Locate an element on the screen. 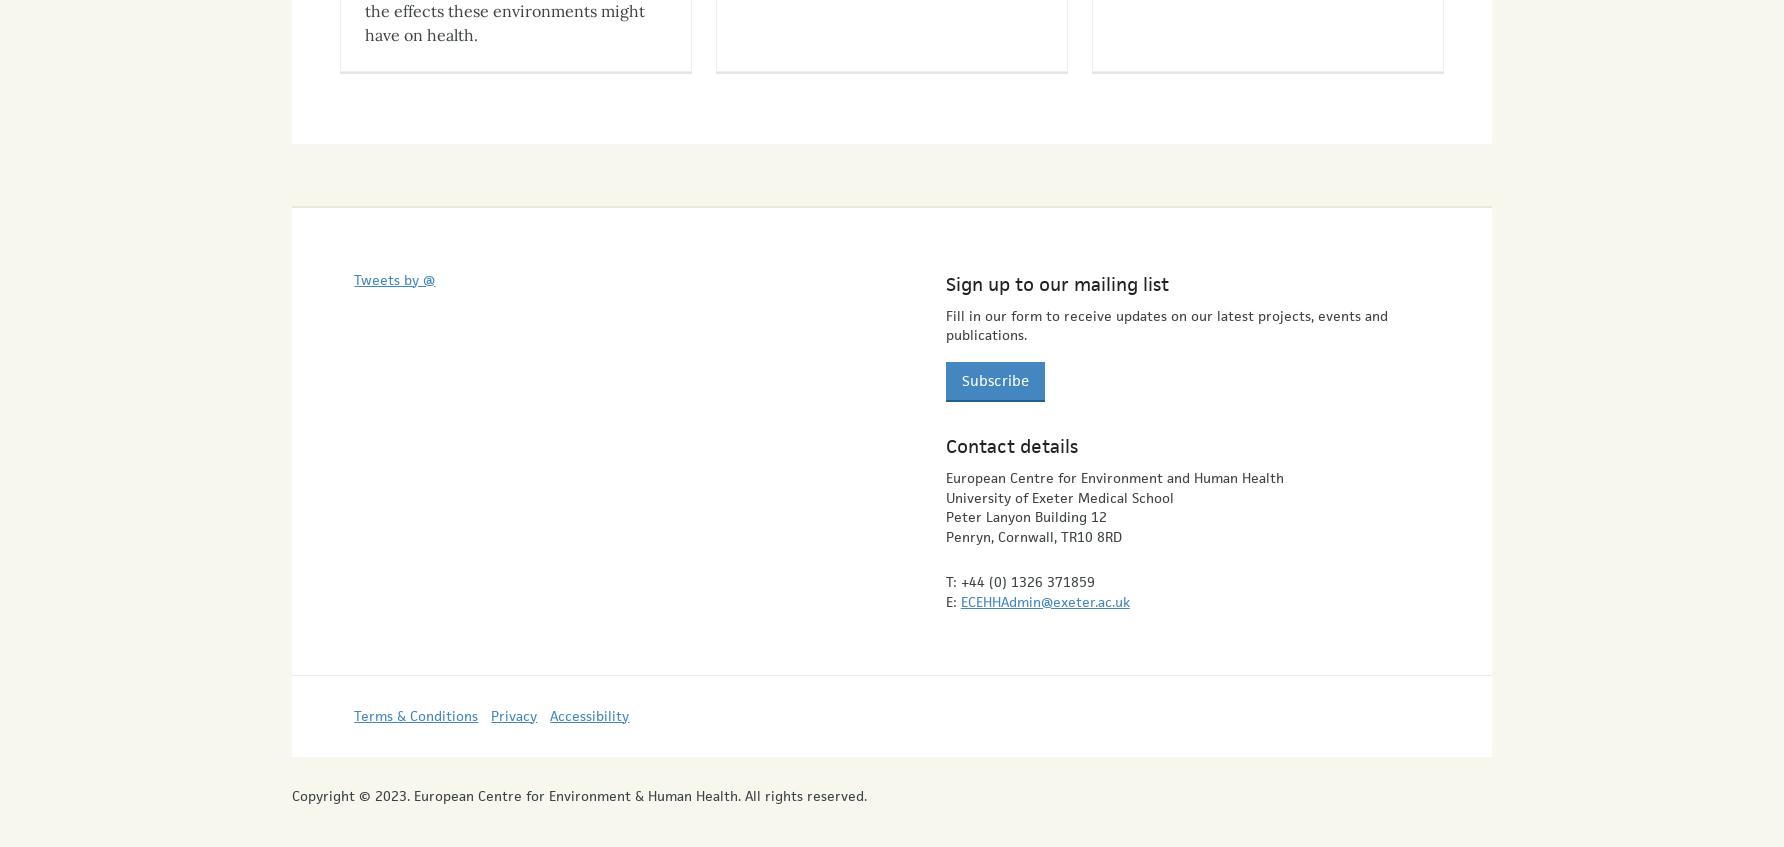 Image resolution: width=1784 pixels, height=847 pixels. 'ECEHHAdmin@exeter.ac.uk' is located at coordinates (1043, 582).